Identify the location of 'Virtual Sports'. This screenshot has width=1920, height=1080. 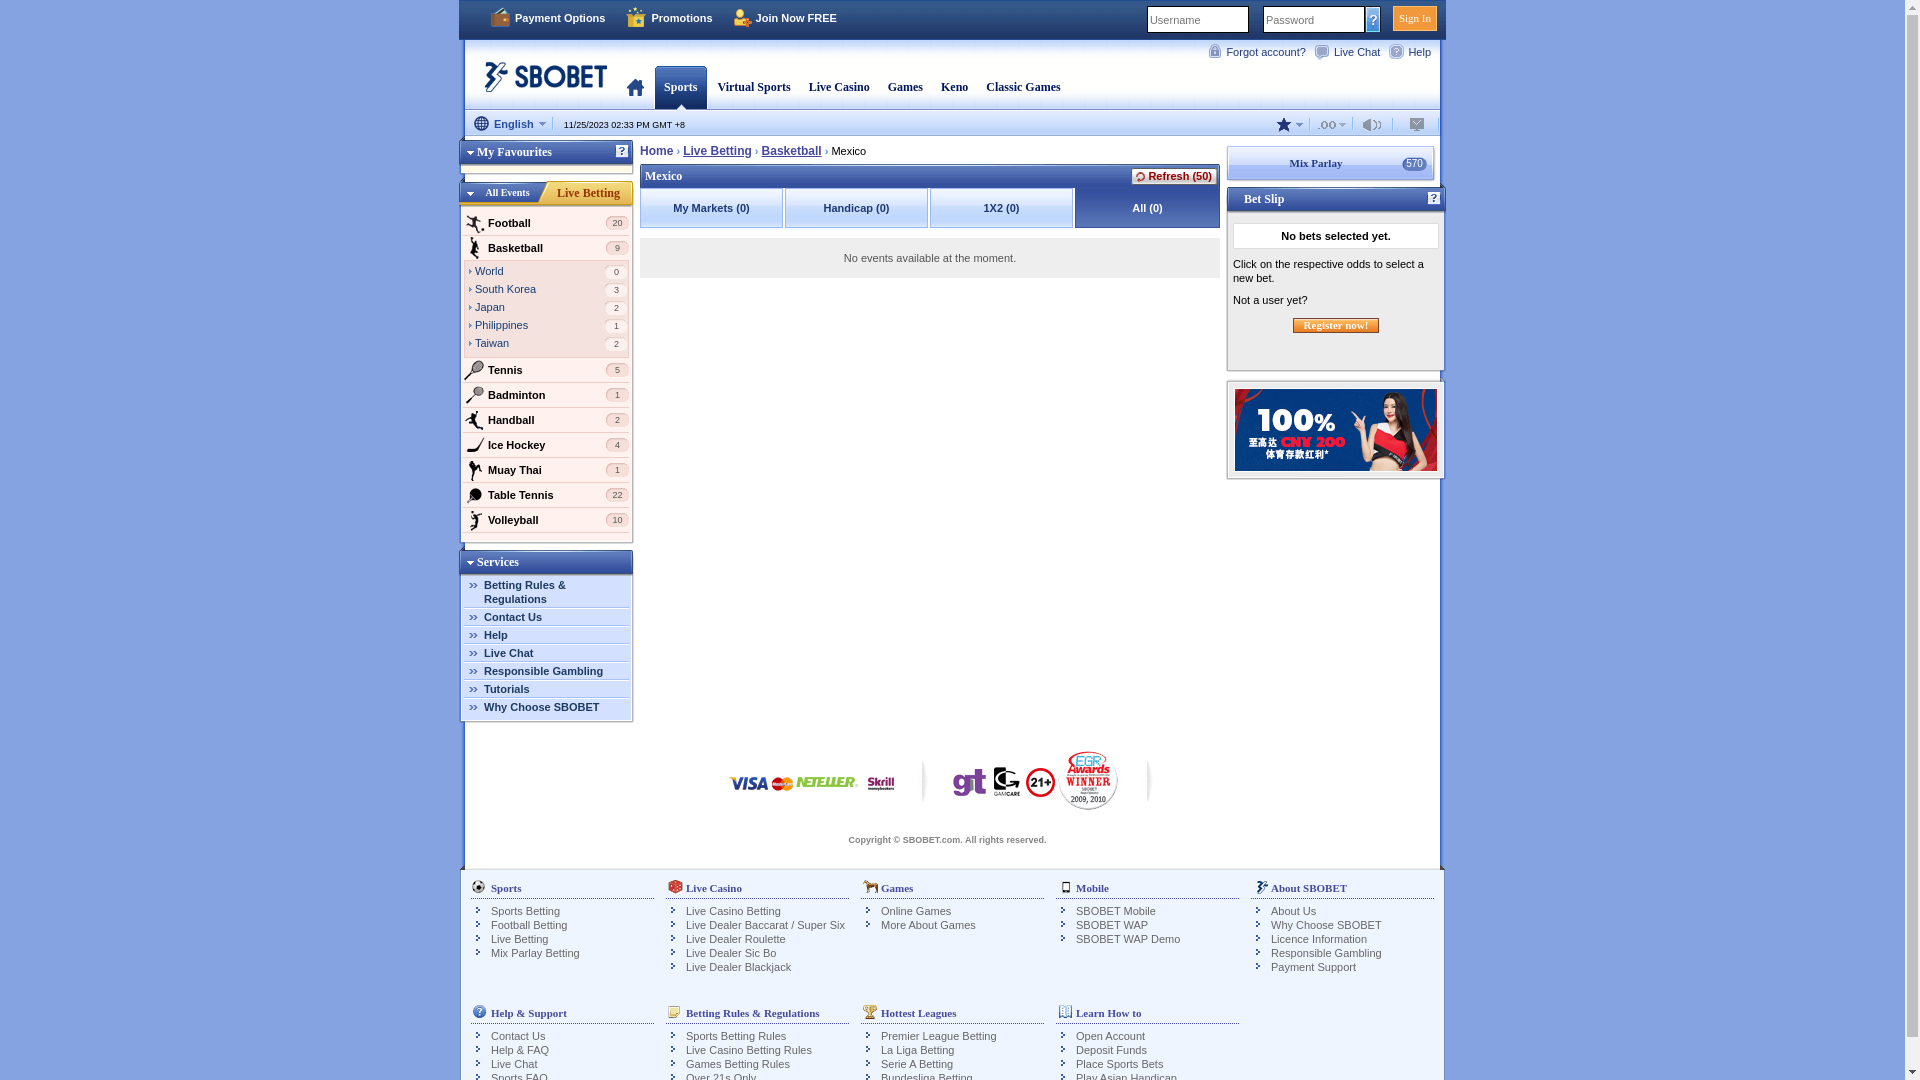
(752, 86).